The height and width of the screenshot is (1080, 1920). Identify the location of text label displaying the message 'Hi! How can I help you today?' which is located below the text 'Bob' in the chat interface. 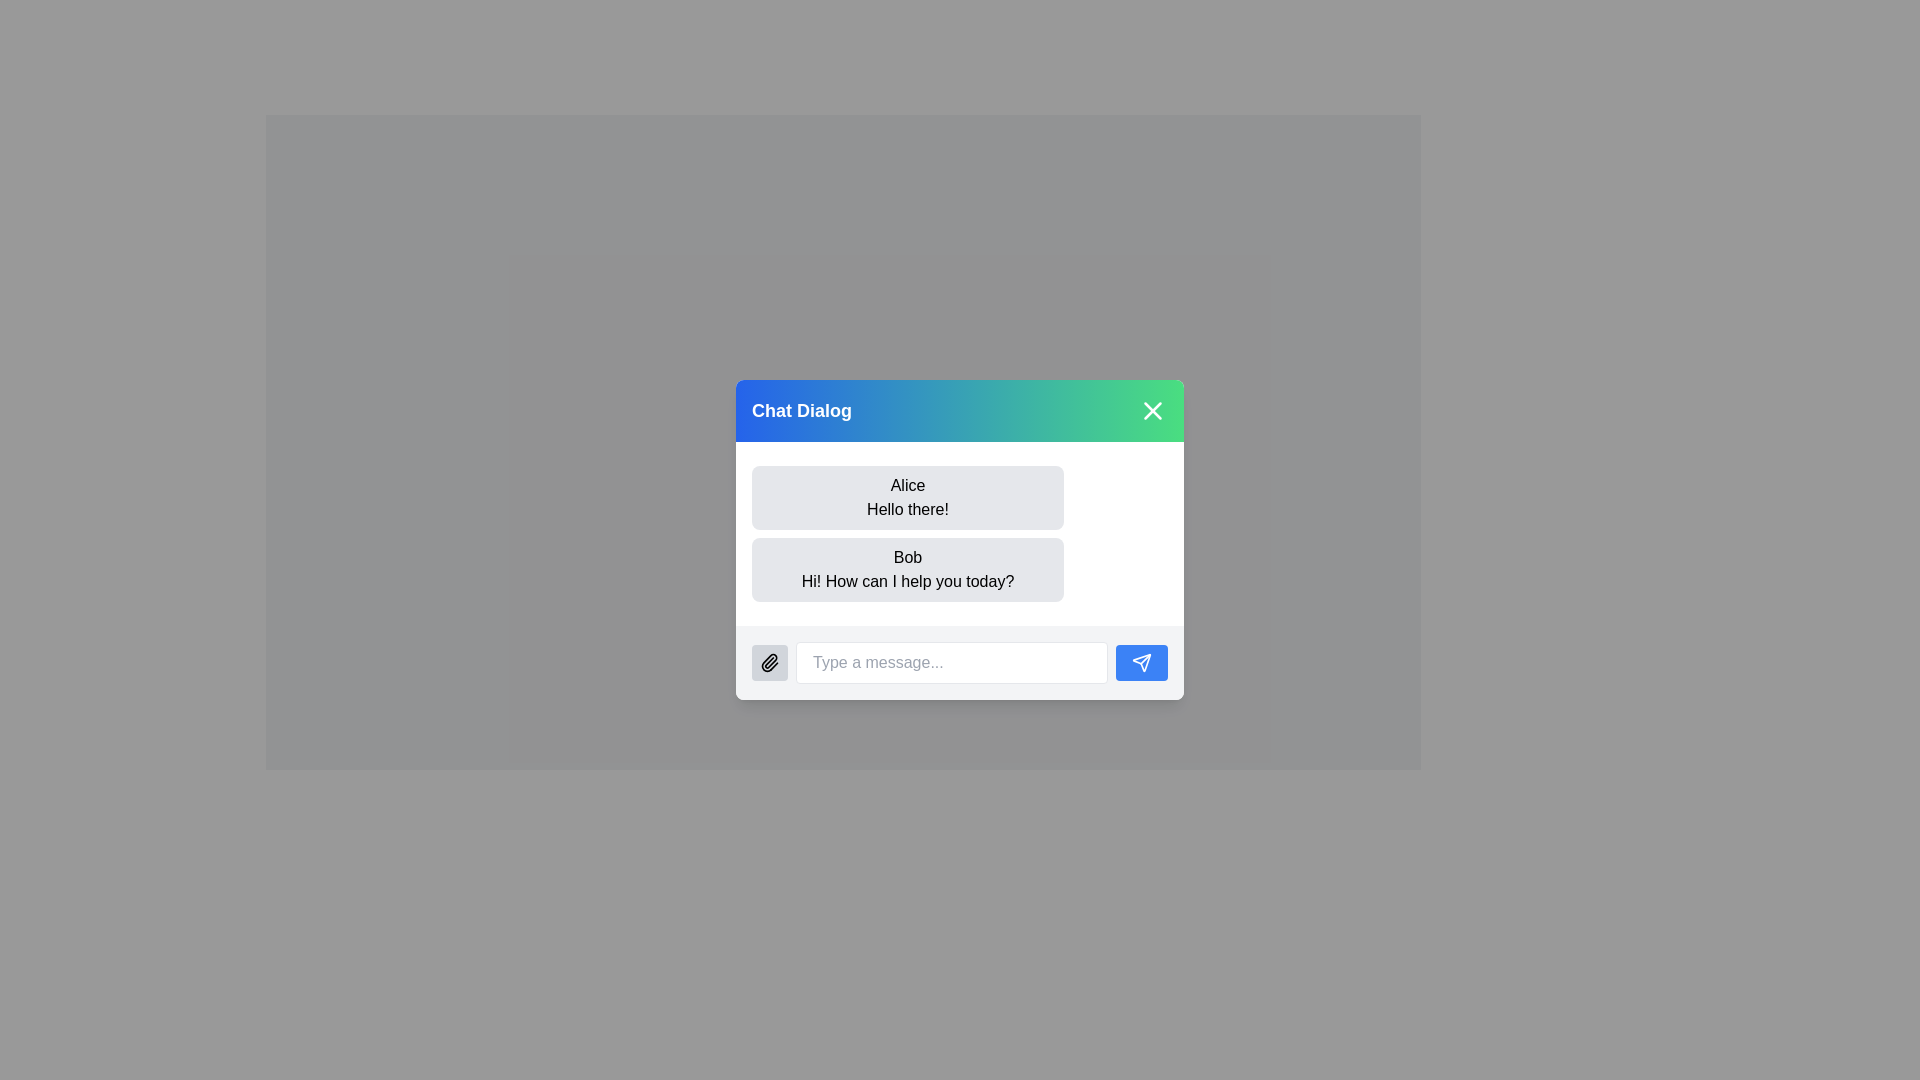
(906, 582).